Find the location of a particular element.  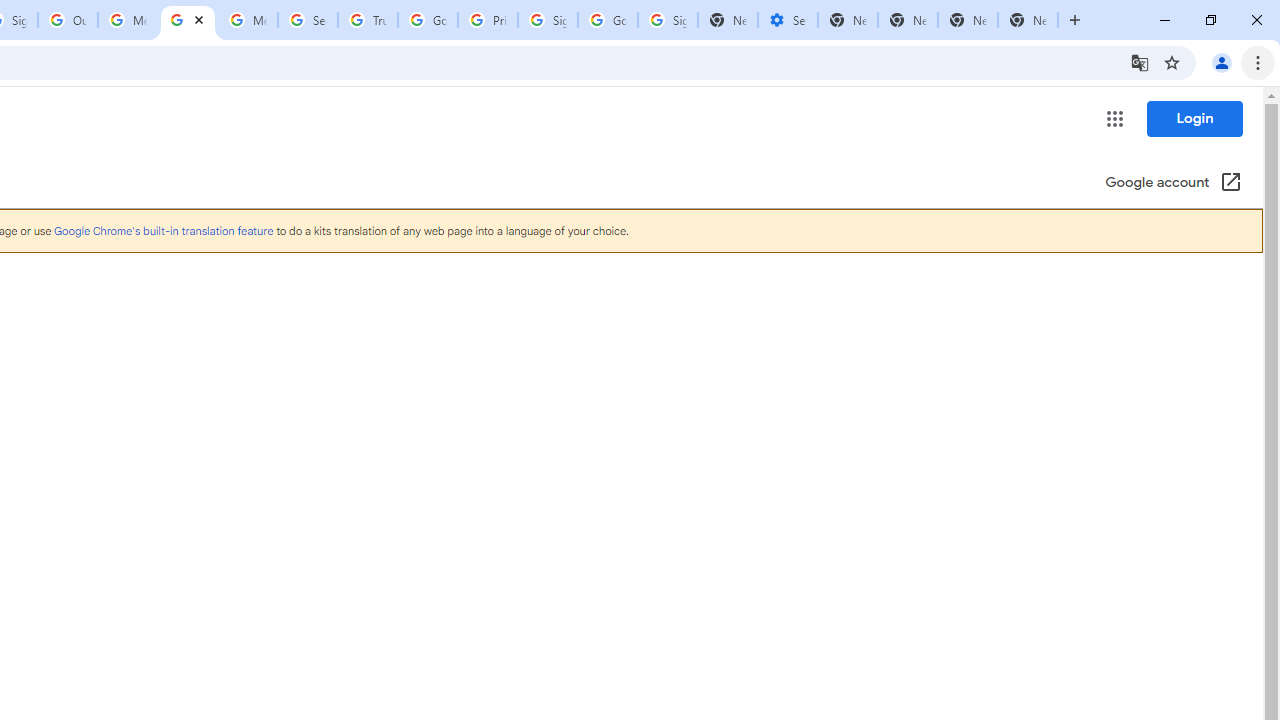

'Settings - Performance' is located at coordinates (786, 20).